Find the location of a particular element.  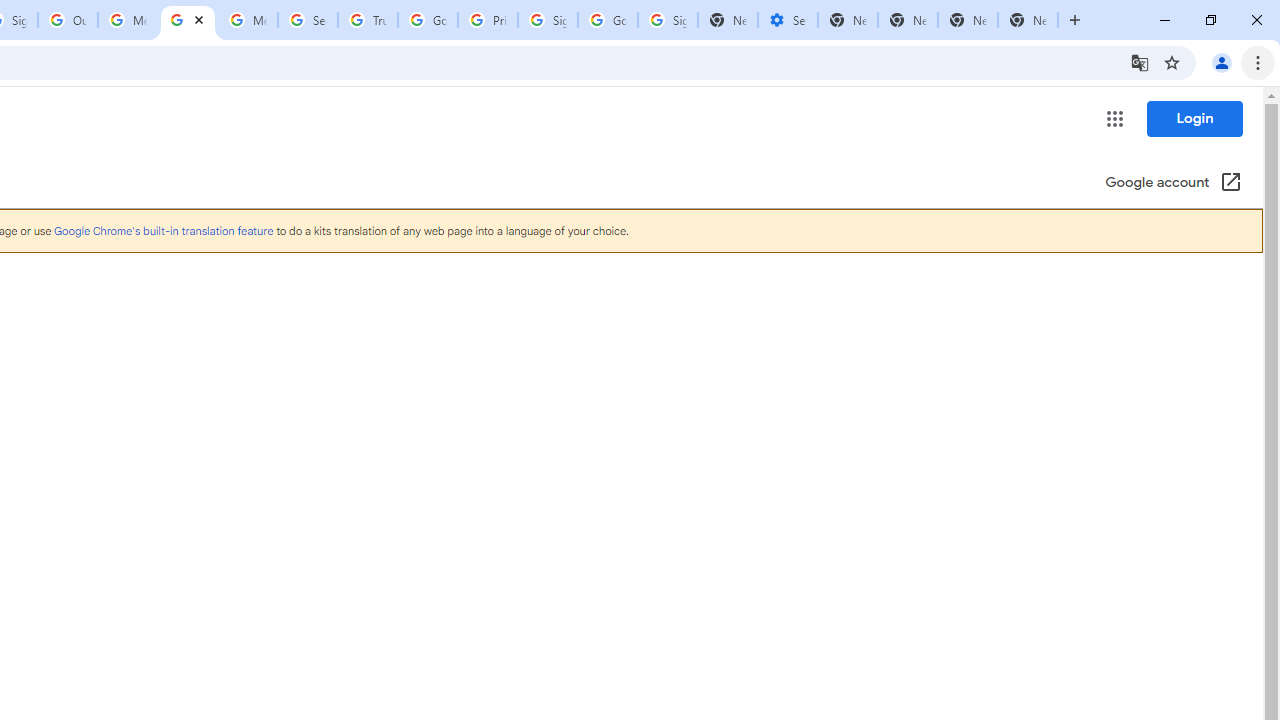

'Settings - Performance' is located at coordinates (786, 20).